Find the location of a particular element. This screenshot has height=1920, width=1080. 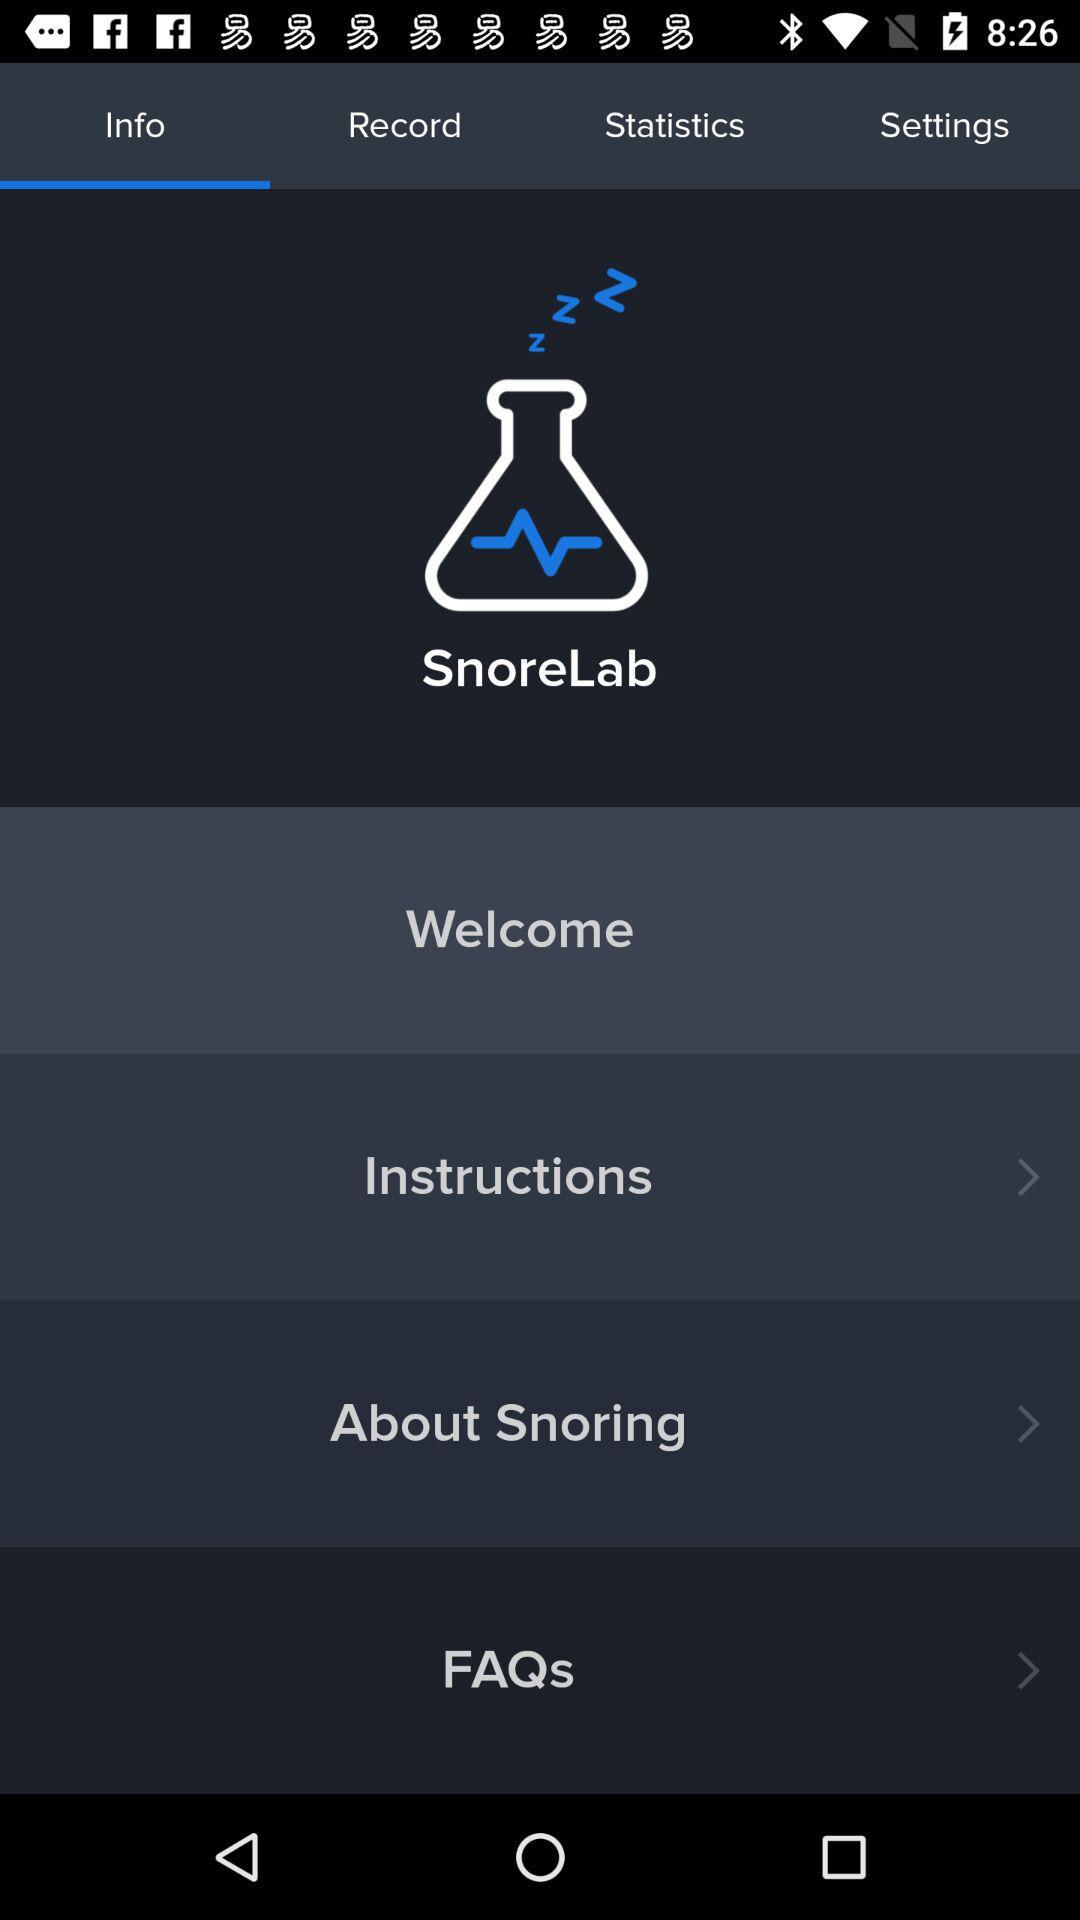

instructions icon is located at coordinates (540, 1177).